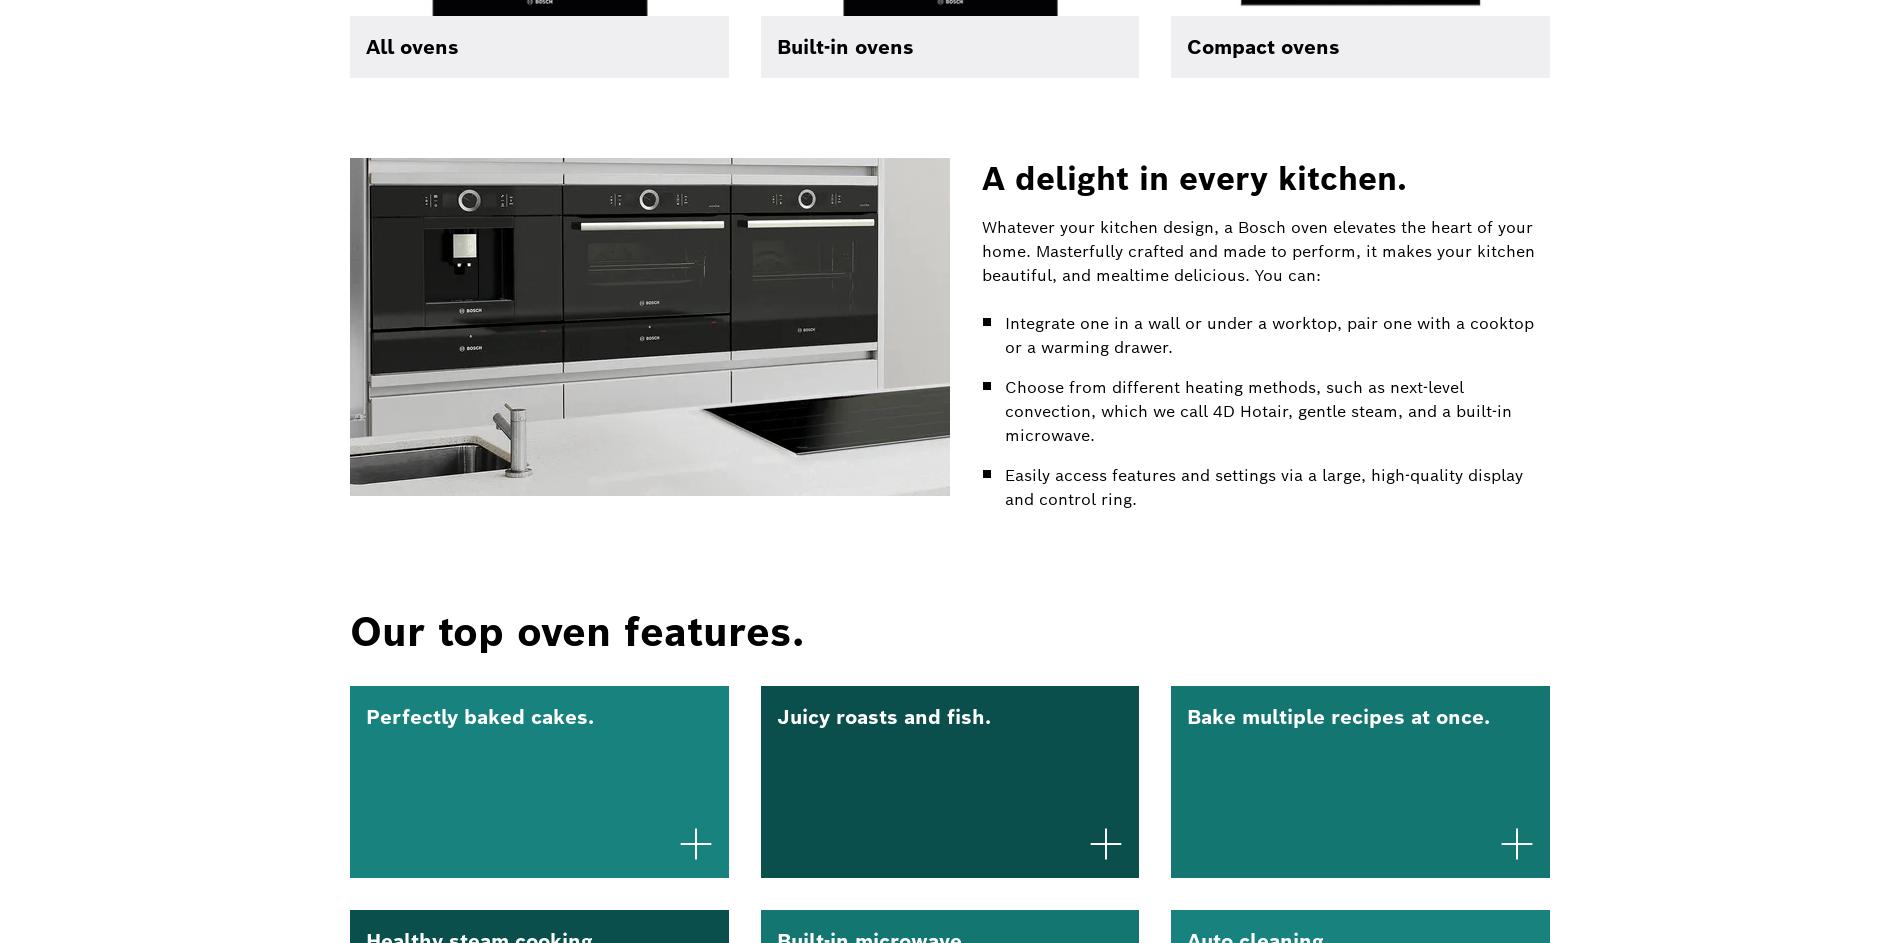  What do you see at coordinates (686, 208) in the screenshot?
I see `'History'` at bounding box center [686, 208].